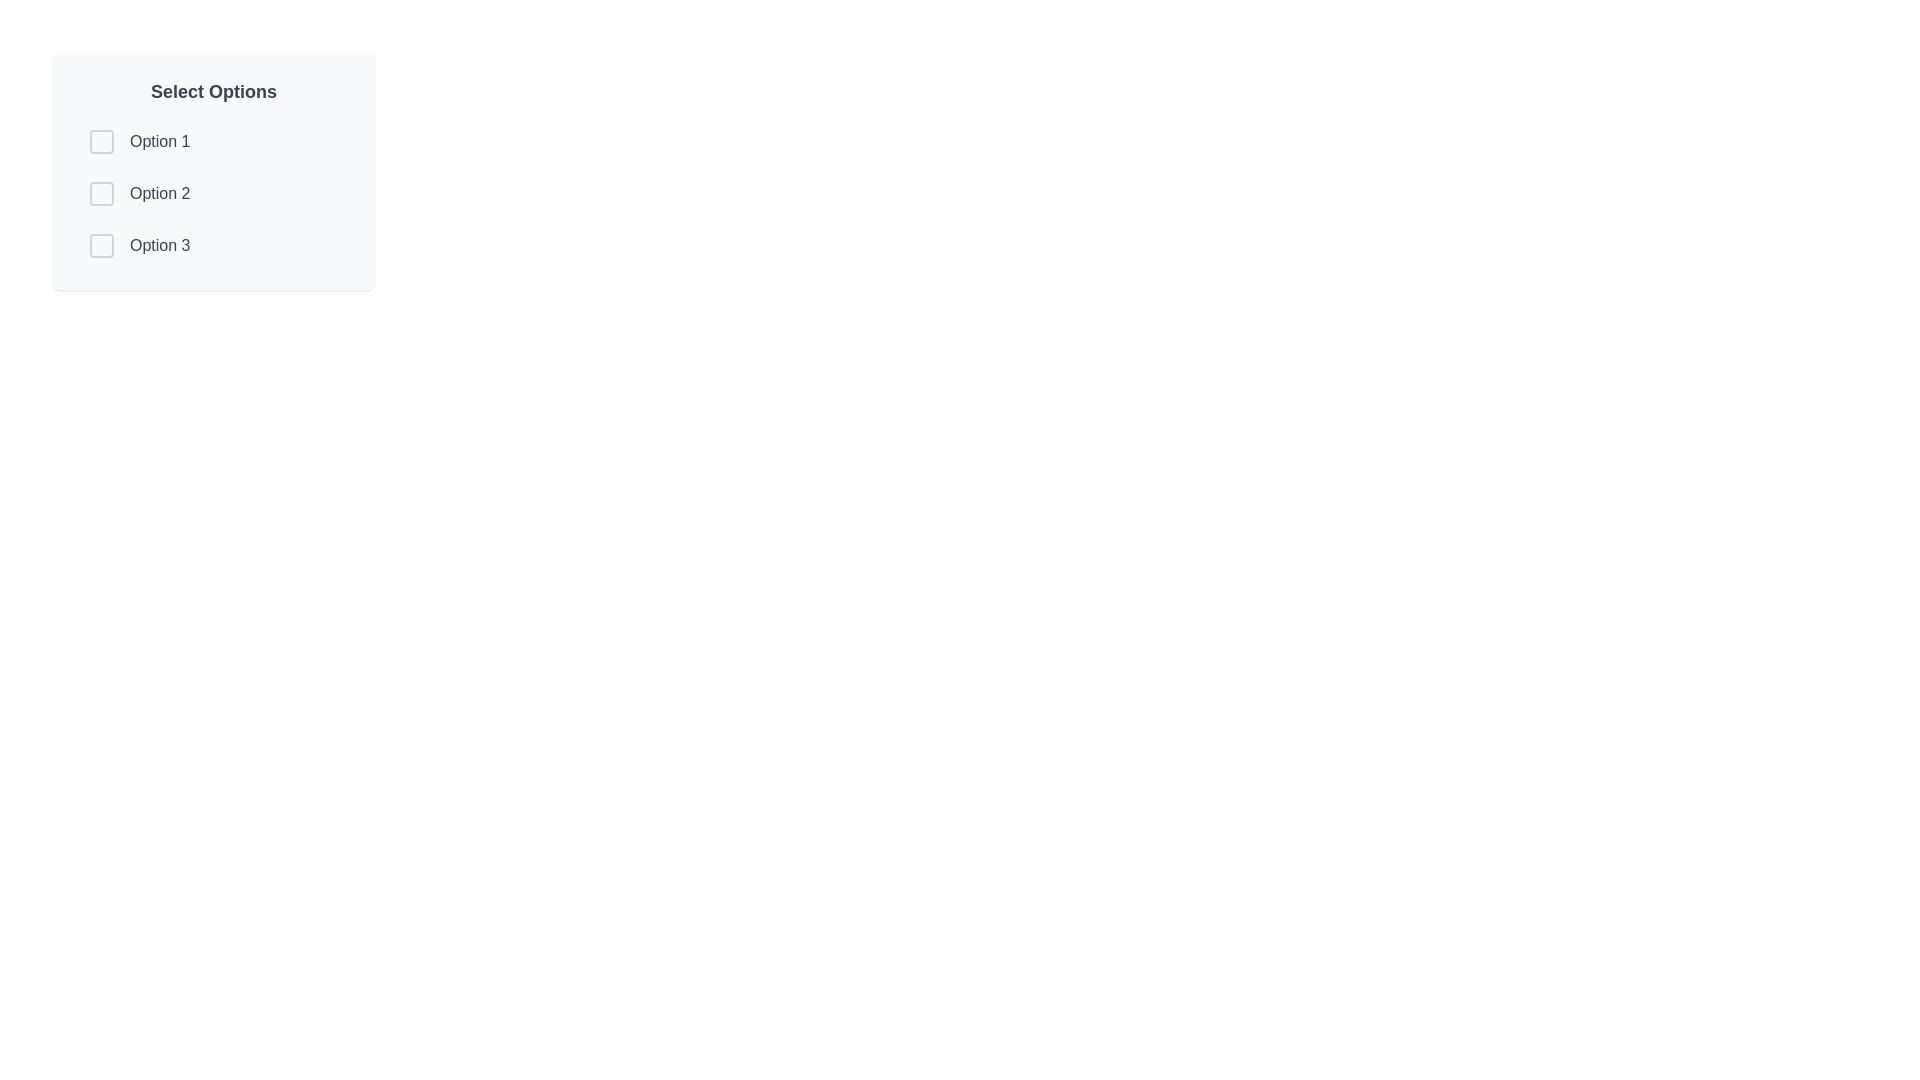 This screenshot has height=1080, width=1920. Describe the element at coordinates (214, 193) in the screenshot. I see `on the checkbox labeled 'Option 2'` at that location.